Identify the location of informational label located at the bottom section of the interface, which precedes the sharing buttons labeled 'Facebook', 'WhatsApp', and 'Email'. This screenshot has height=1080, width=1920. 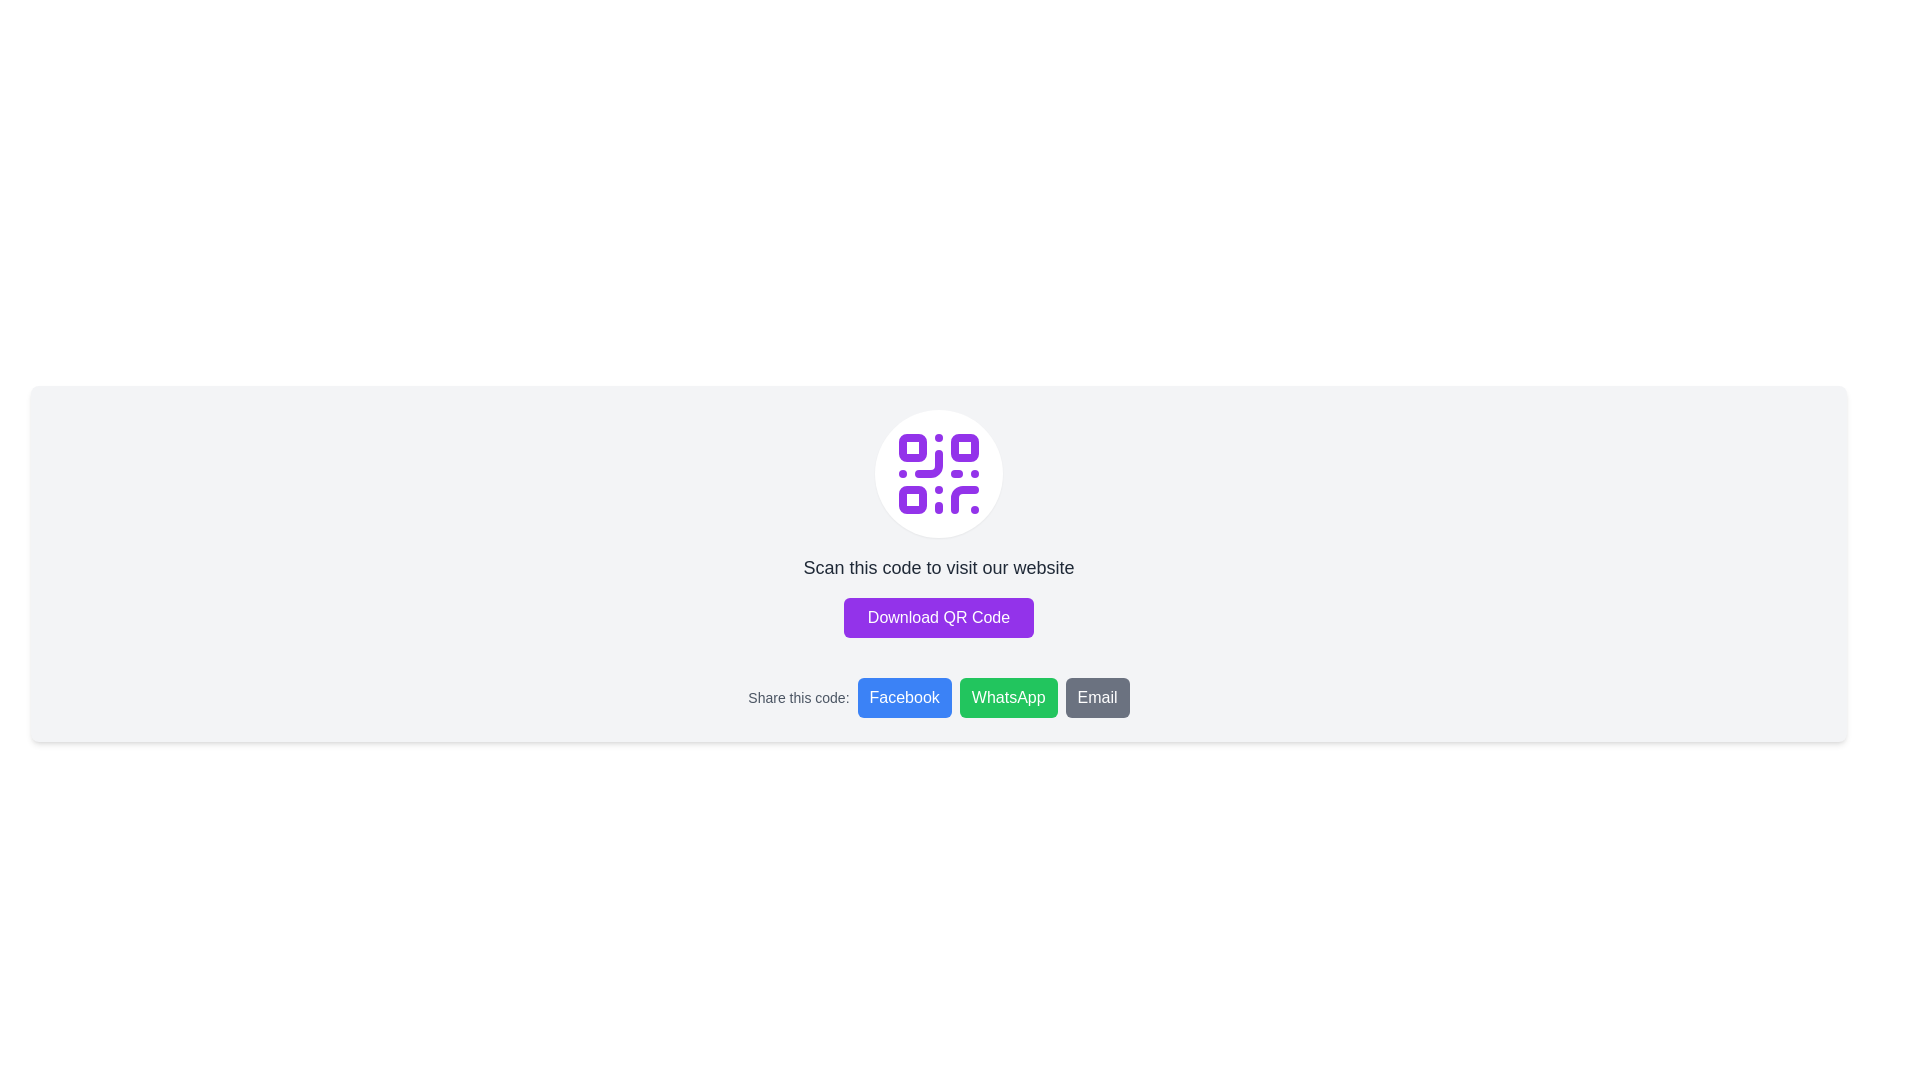
(797, 697).